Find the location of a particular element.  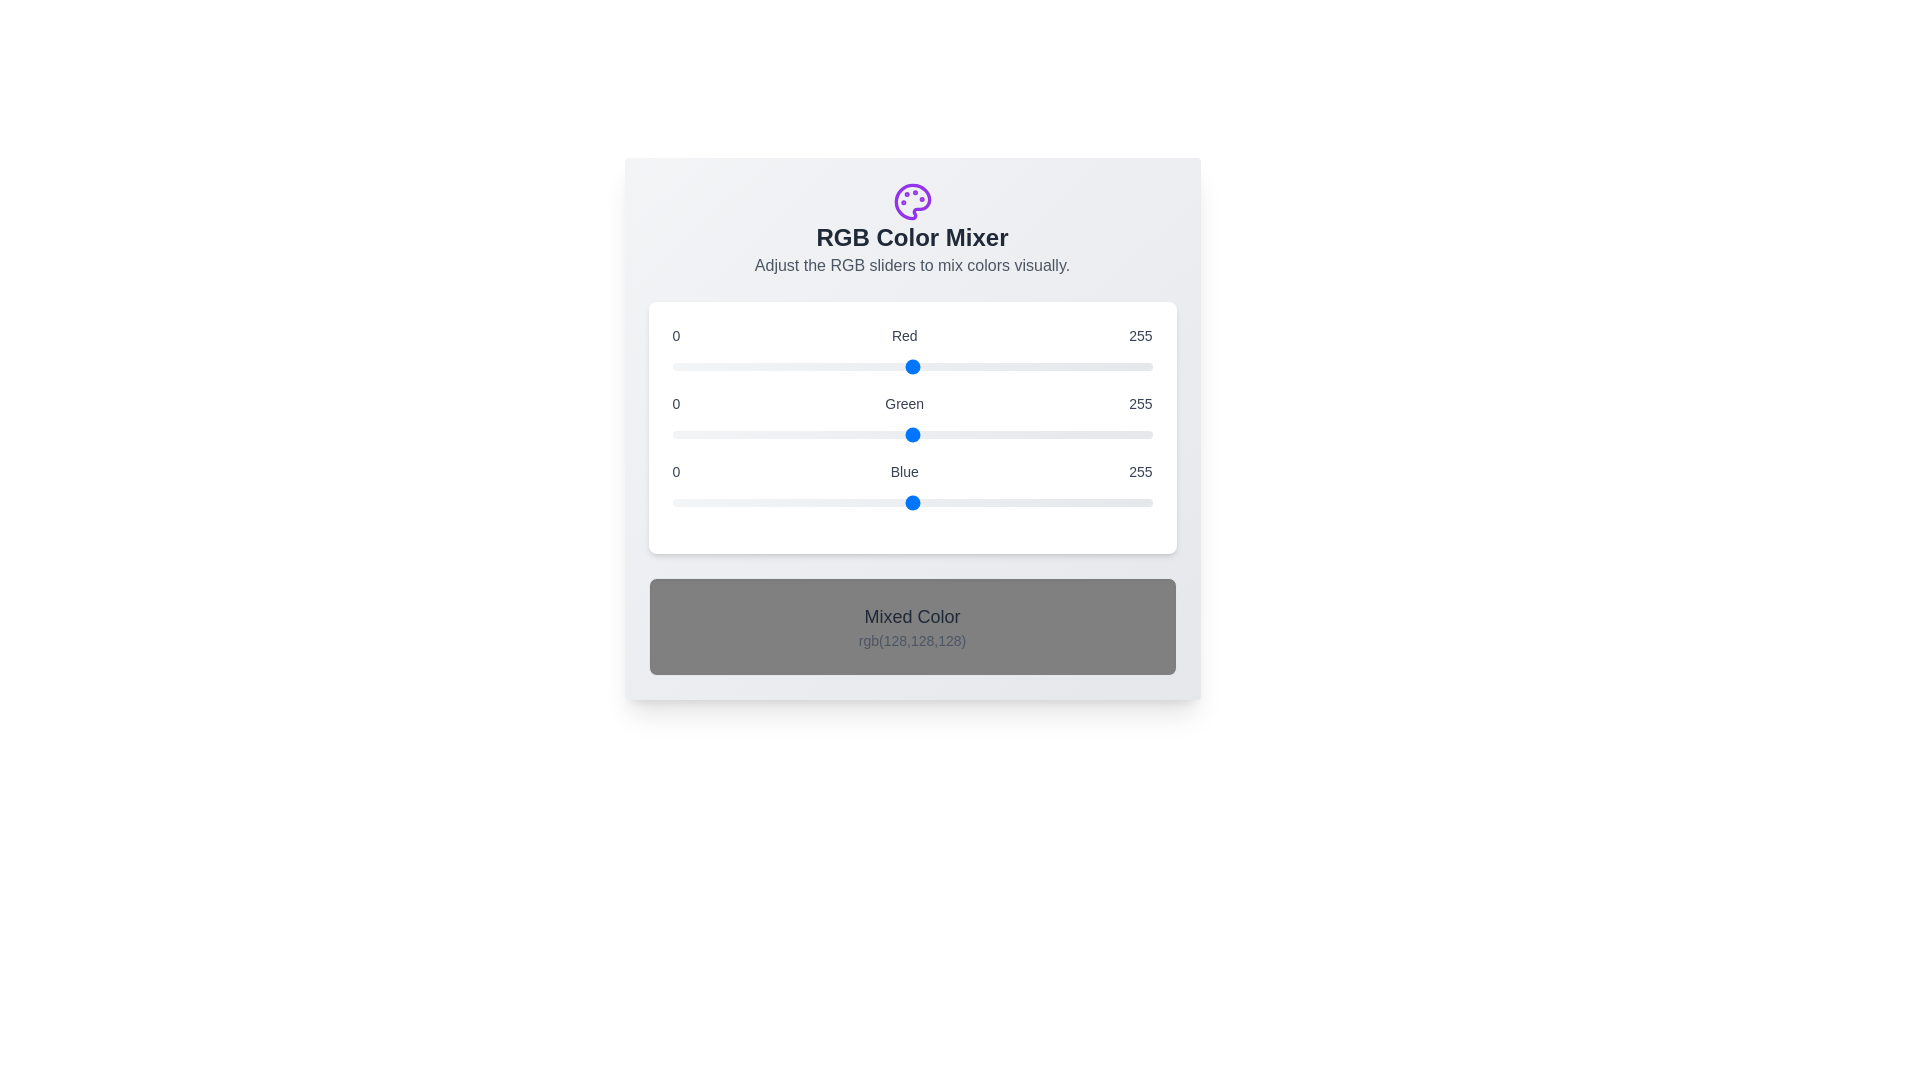

the green slider to set the green component to 114 is located at coordinates (886, 434).